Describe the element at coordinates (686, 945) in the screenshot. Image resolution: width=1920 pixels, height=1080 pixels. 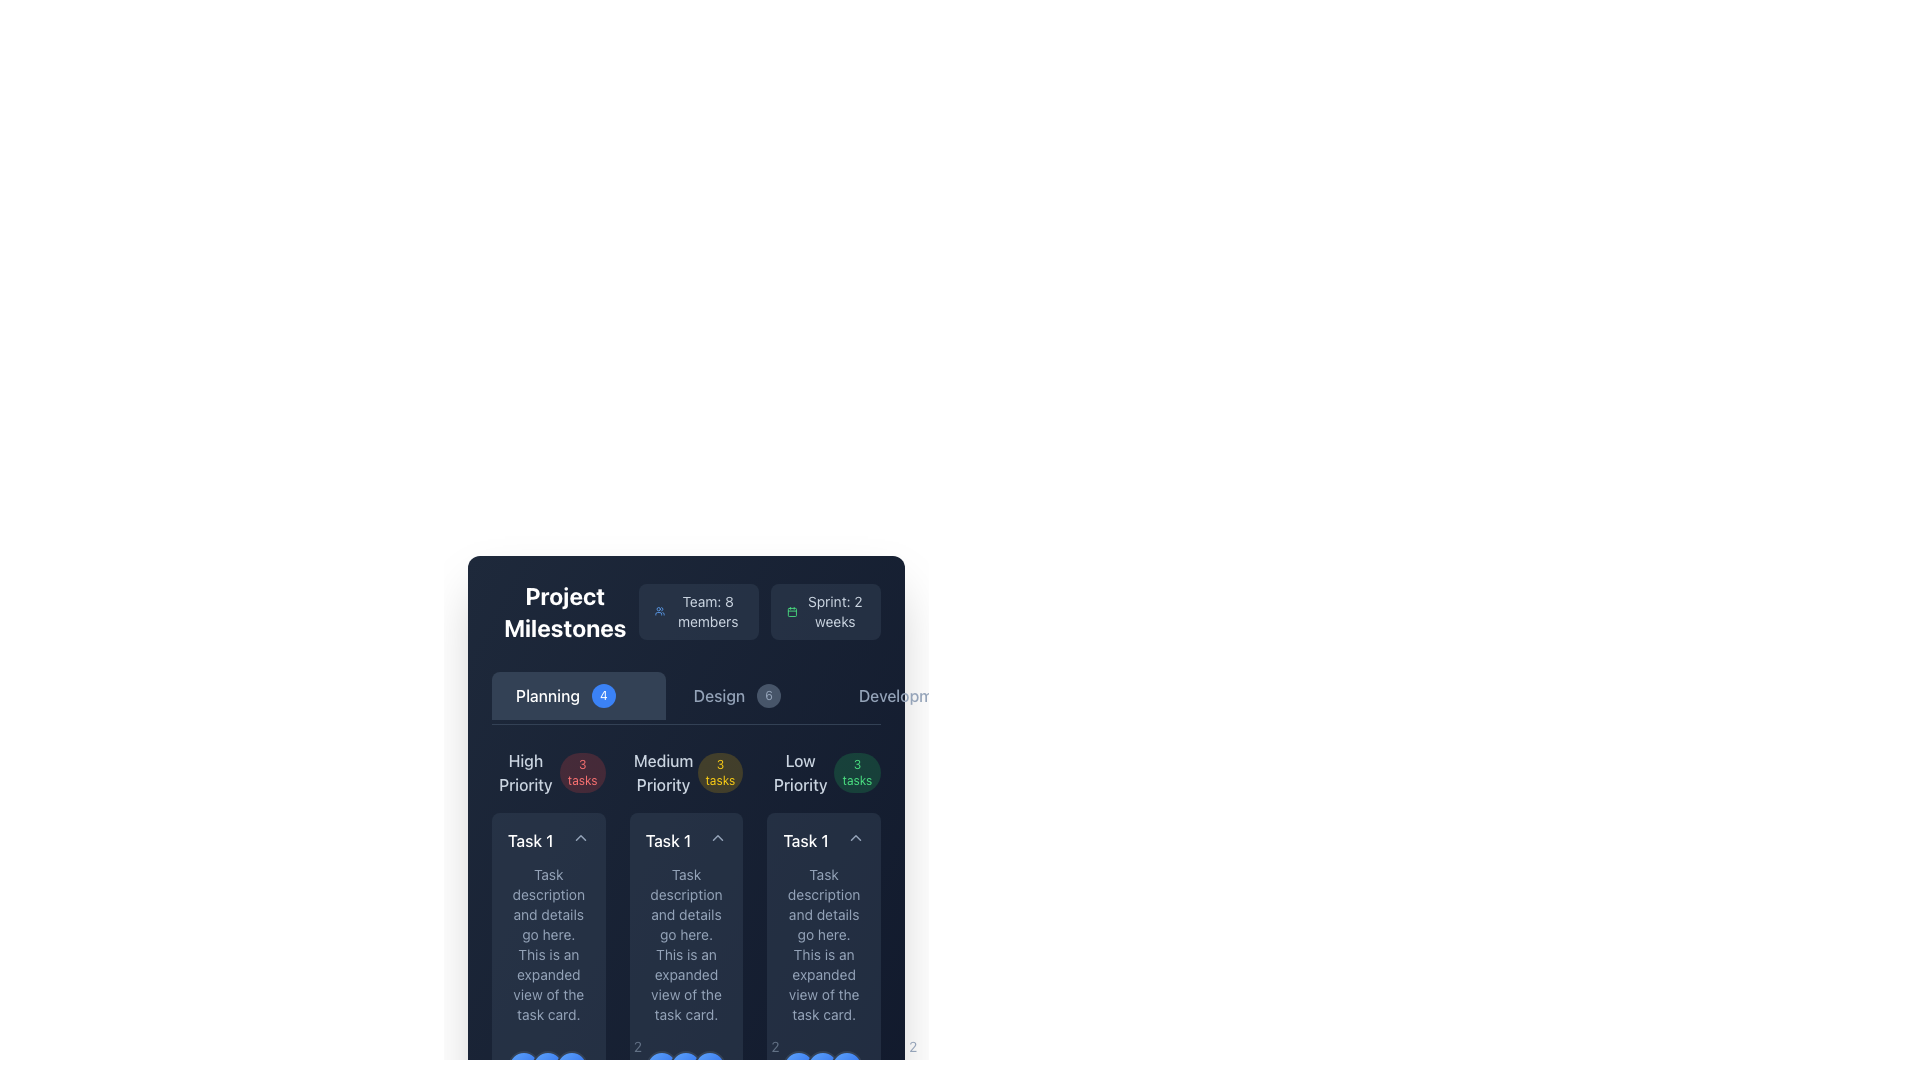
I see `text from the Text Label that contains 'Task description and details go here. This is an expanded view of the task card.' located under 'Medium Priority' within the 'Task 1' card` at that location.